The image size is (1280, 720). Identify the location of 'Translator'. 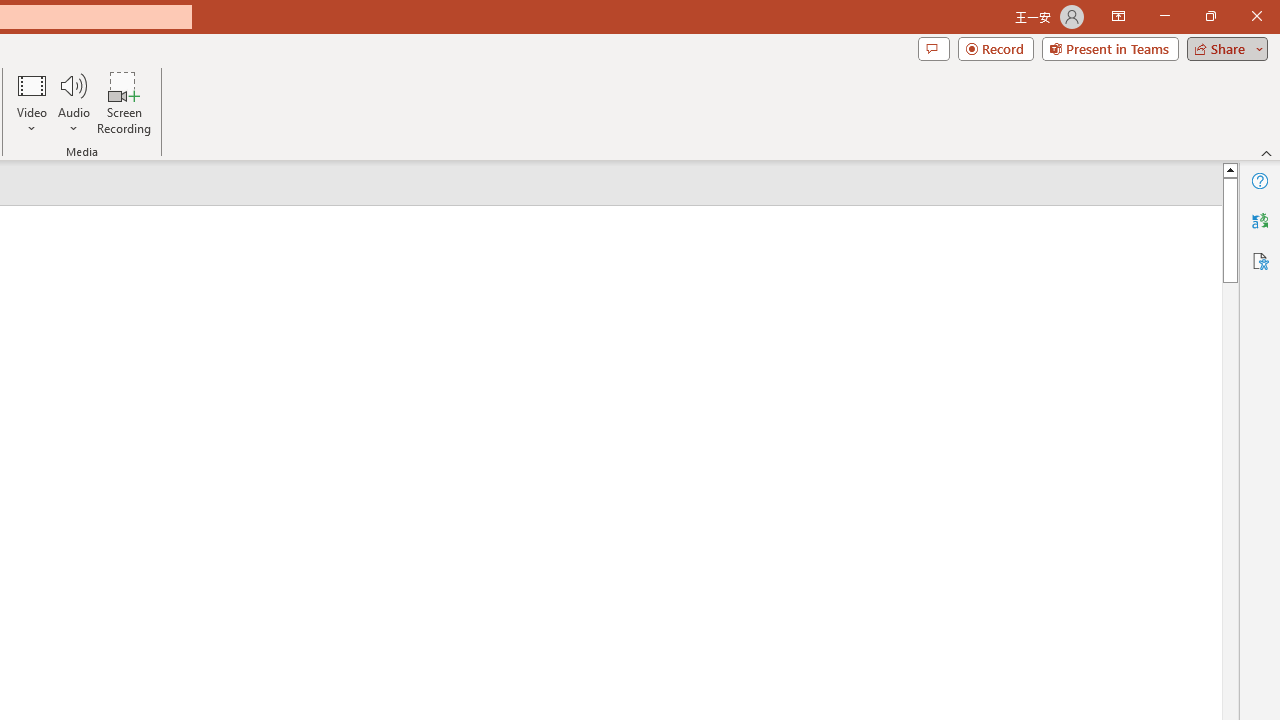
(1259, 221).